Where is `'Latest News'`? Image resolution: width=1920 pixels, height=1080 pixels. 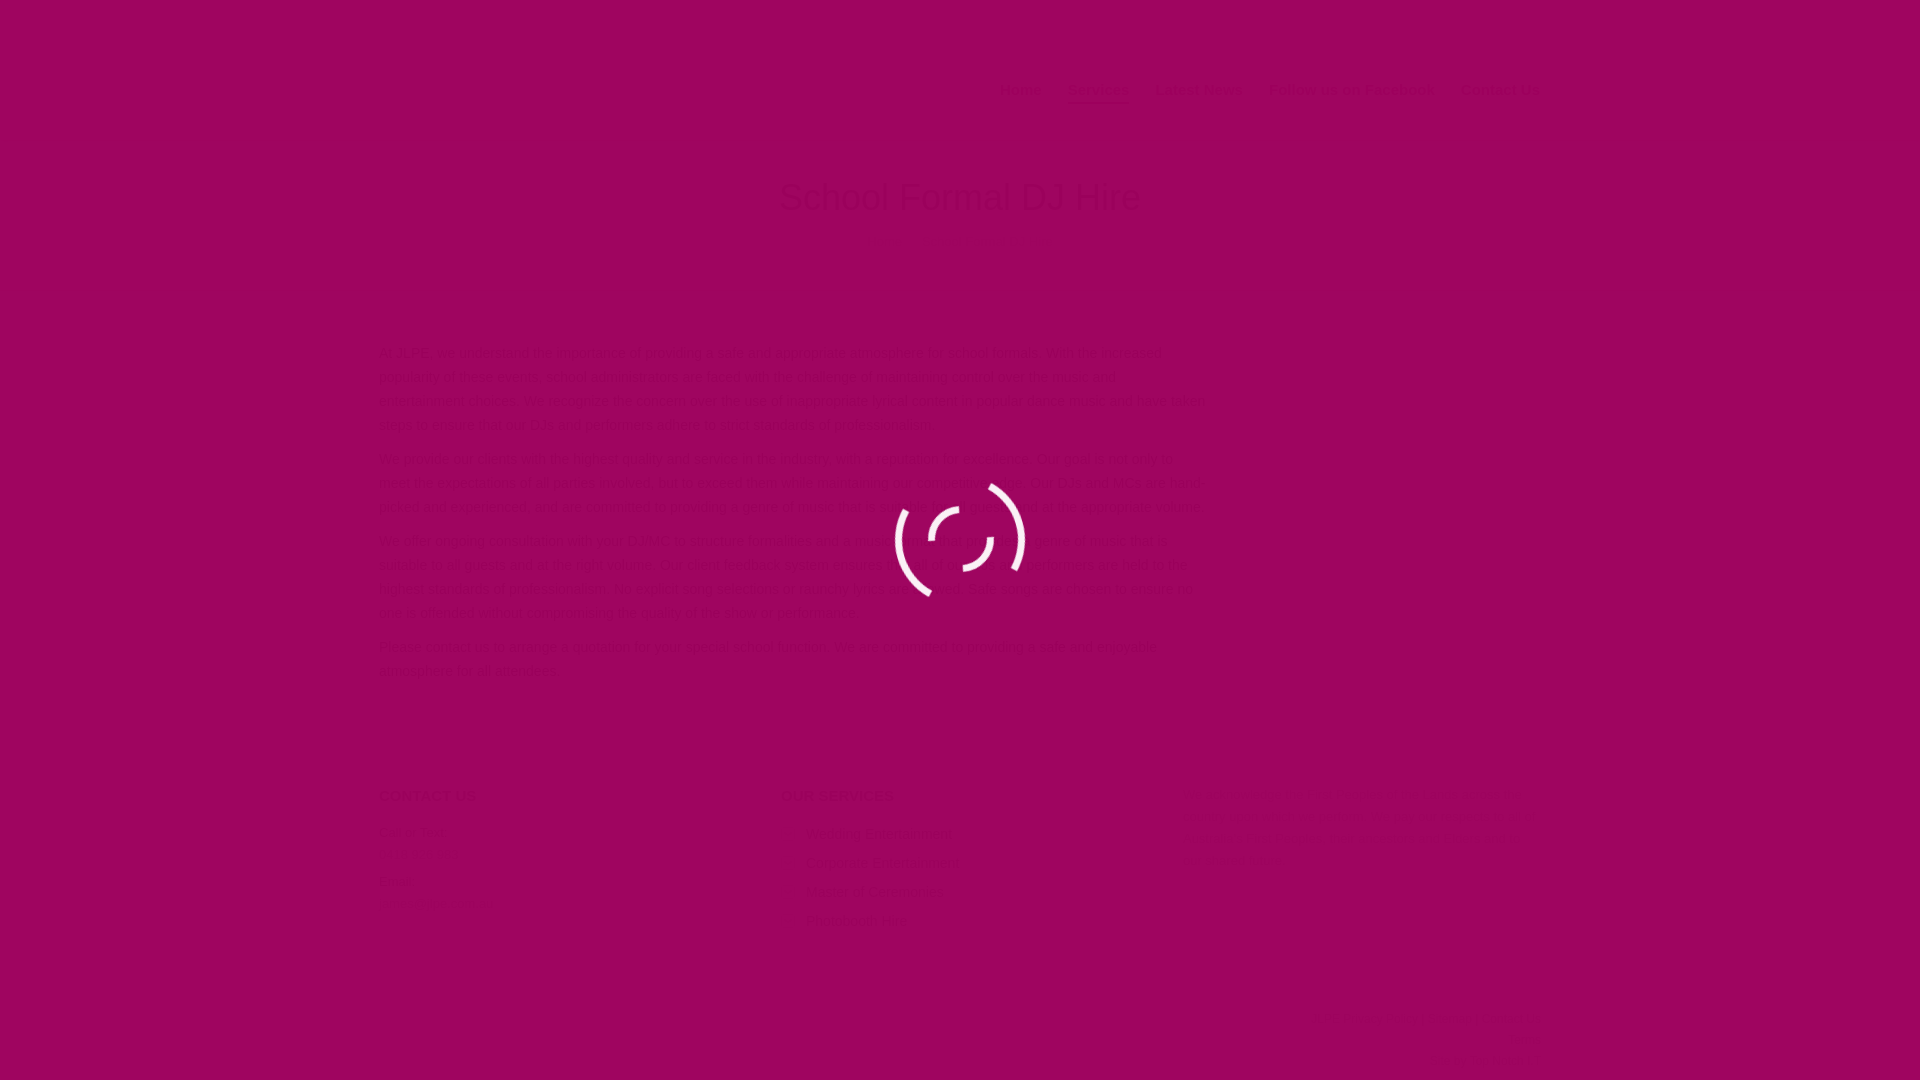
'Latest News' is located at coordinates (1199, 90).